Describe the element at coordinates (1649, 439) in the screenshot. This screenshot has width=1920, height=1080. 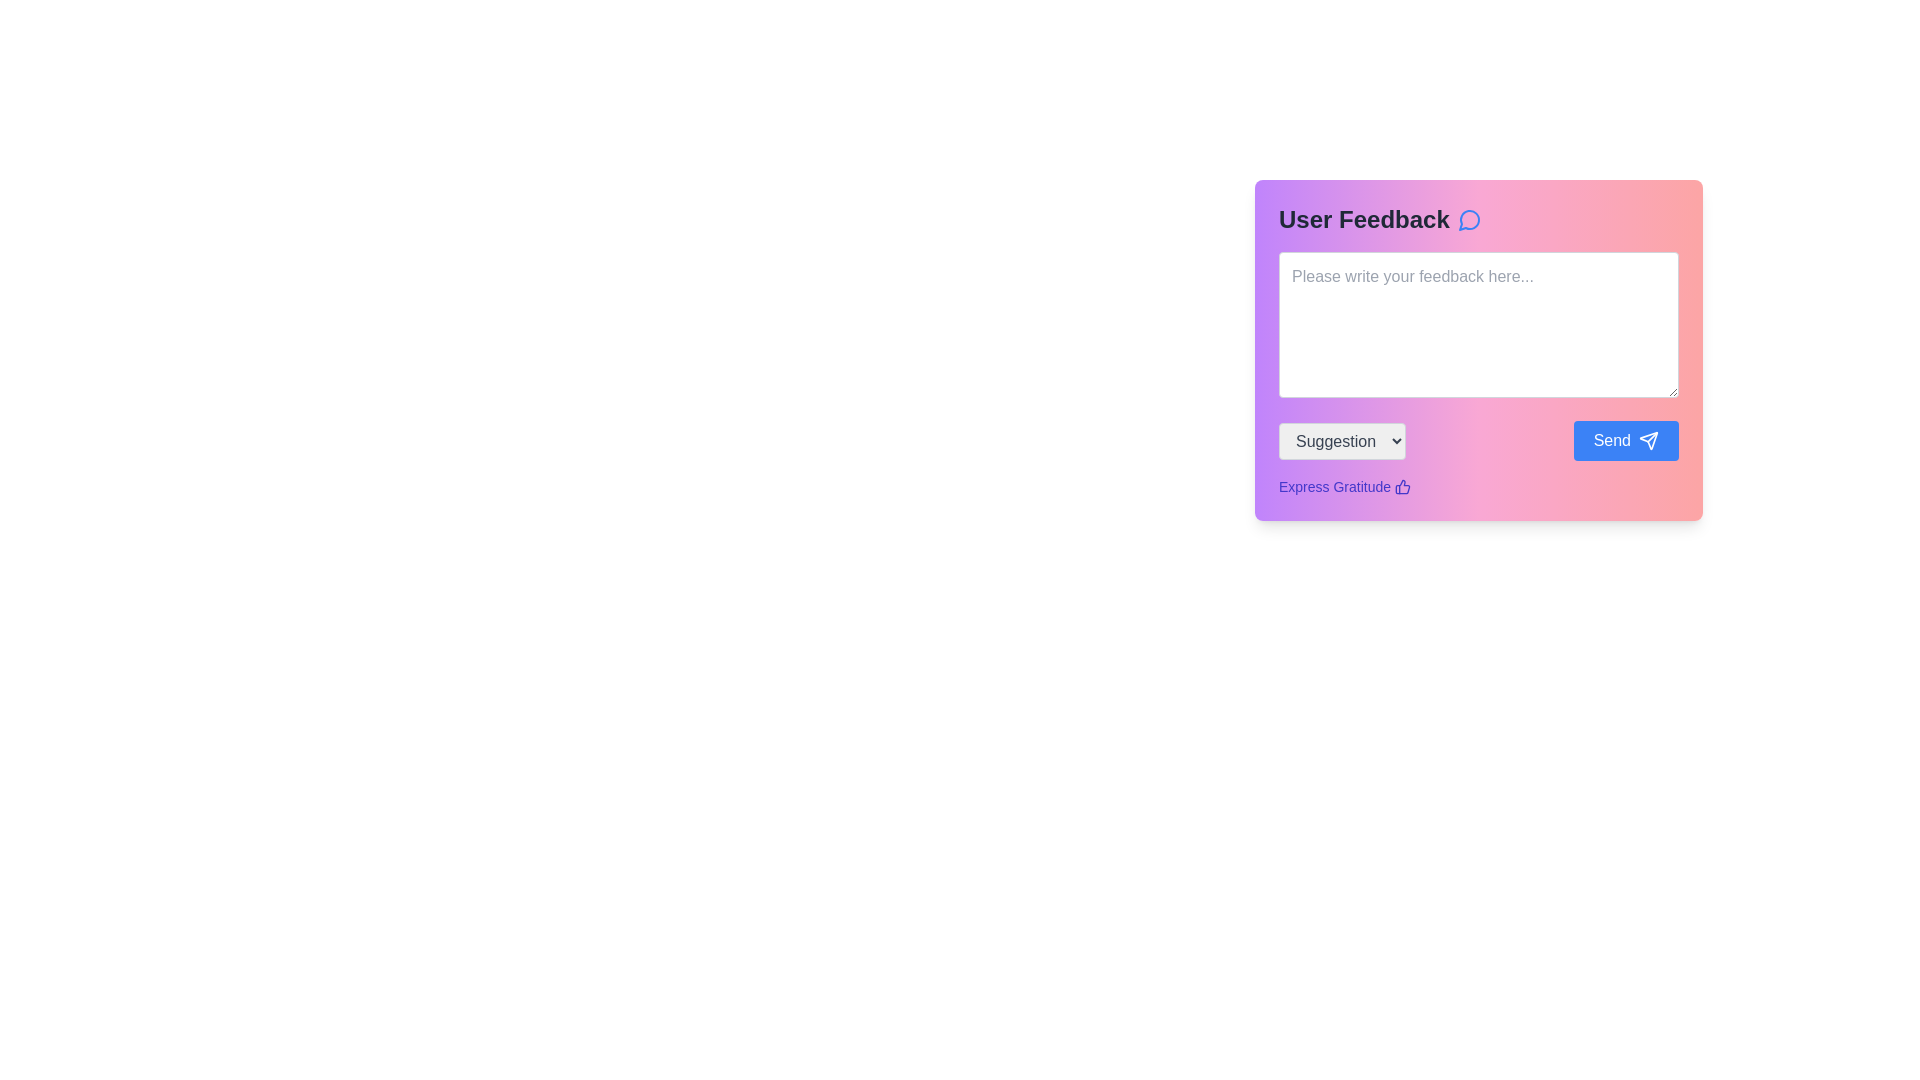
I see `the 'Send' button, which contains an icon representing the action of sending` at that location.